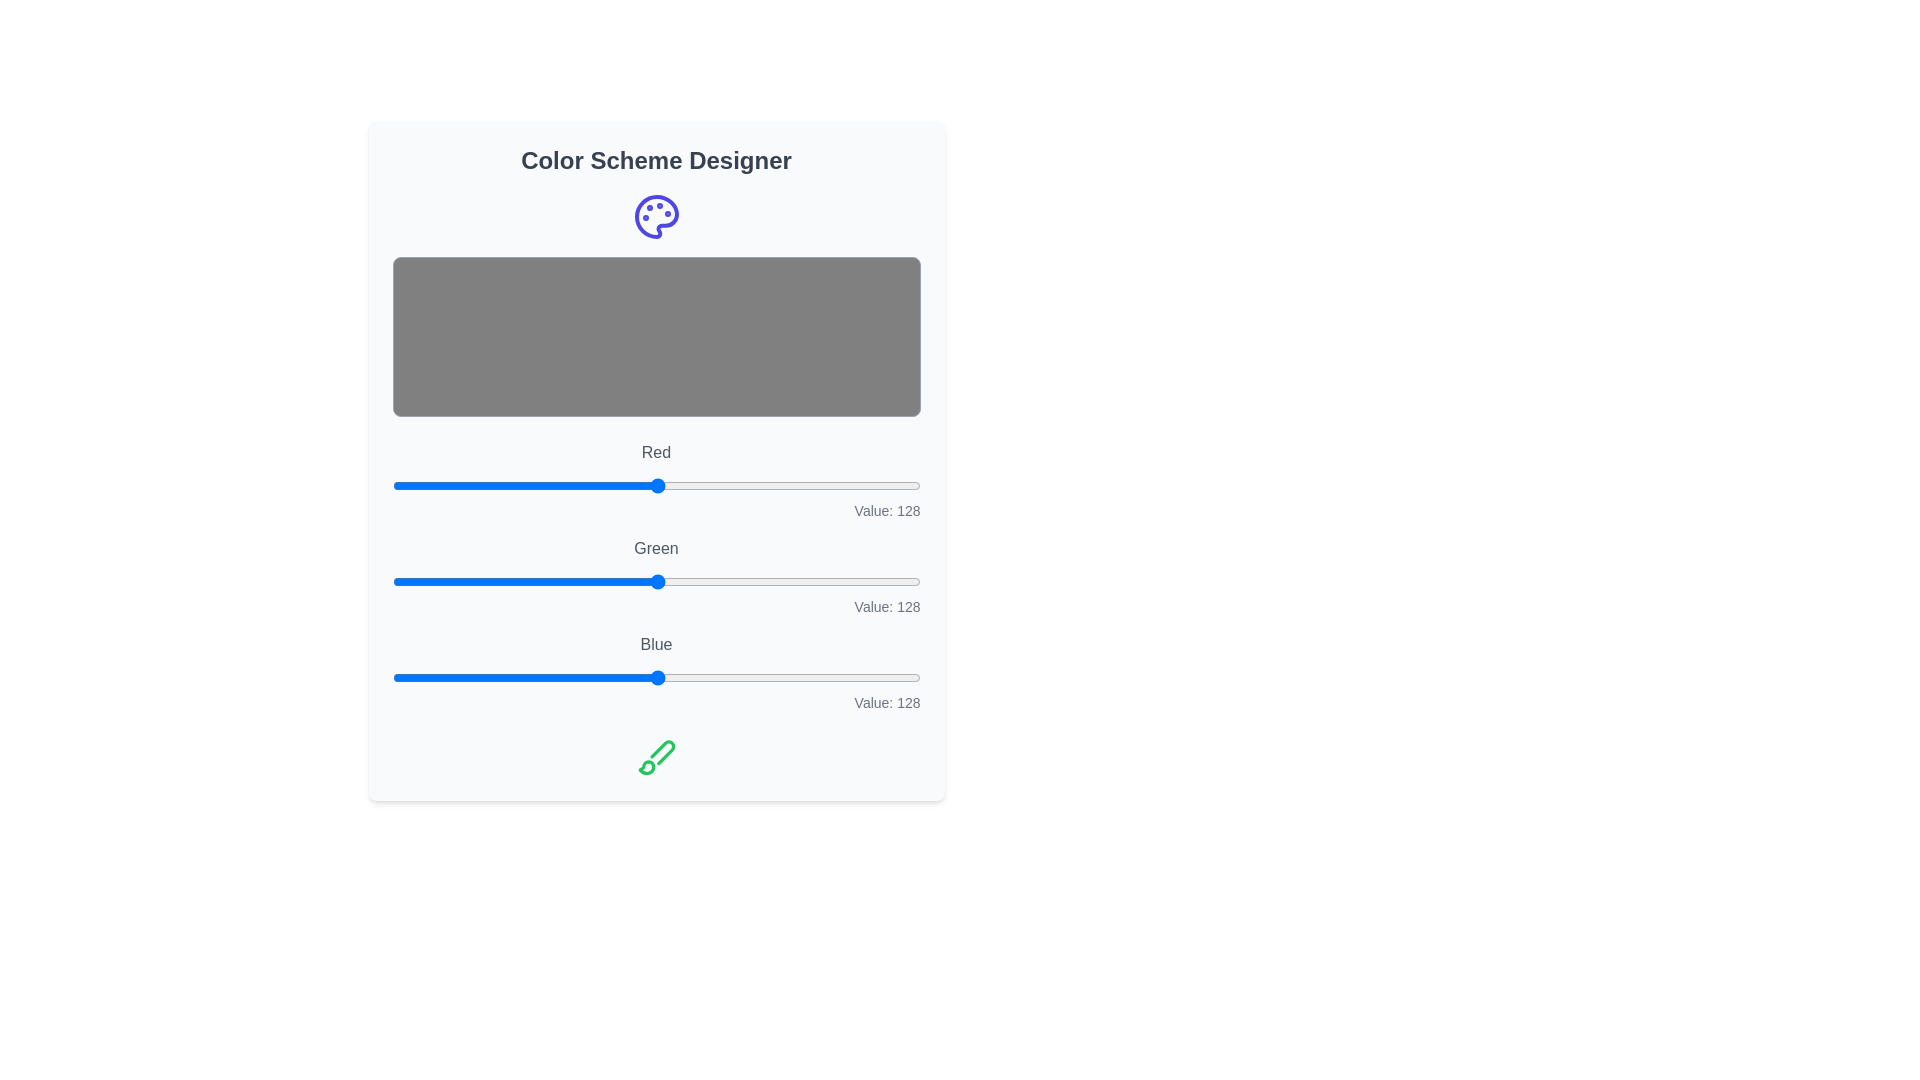 The height and width of the screenshot is (1080, 1920). Describe the element at coordinates (565, 677) in the screenshot. I see `the slider value` at that location.